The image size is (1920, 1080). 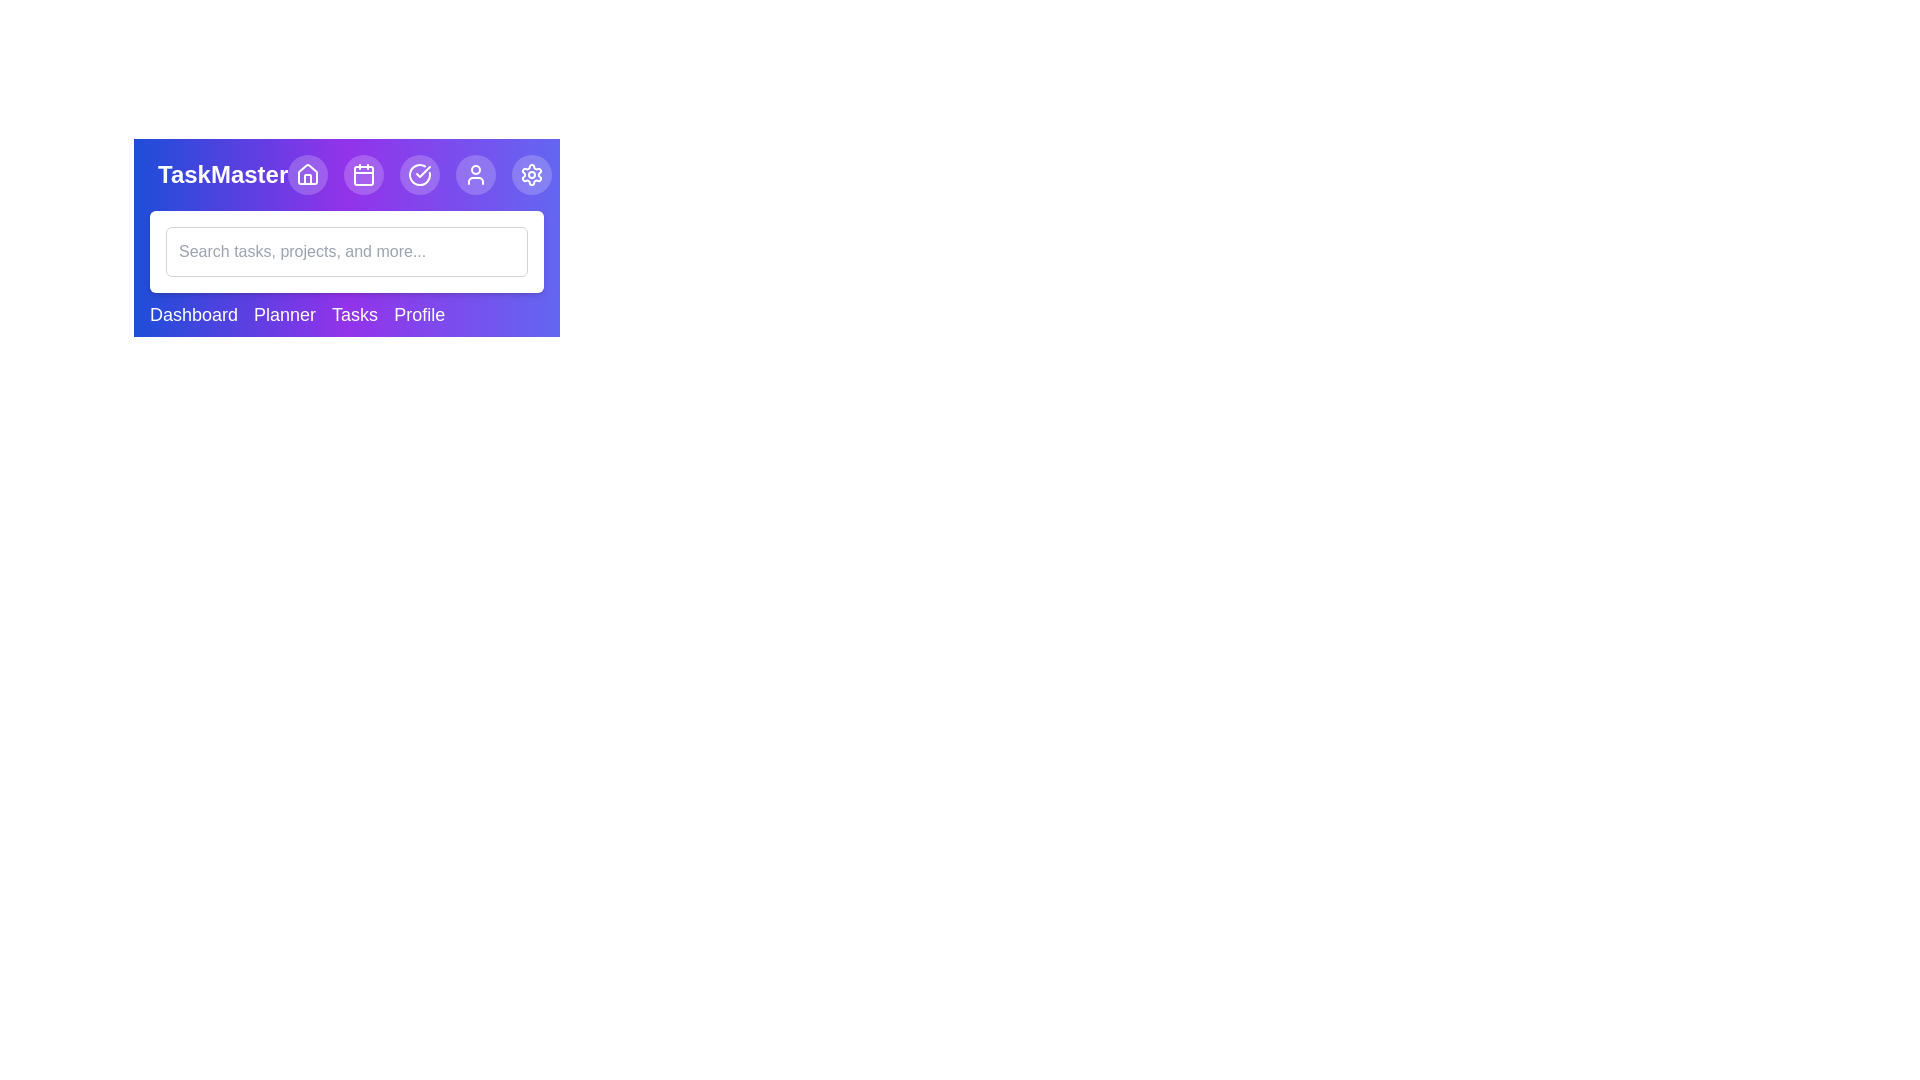 I want to click on the search icon button to toggle the visibility of the search bar, so click(x=587, y=173).